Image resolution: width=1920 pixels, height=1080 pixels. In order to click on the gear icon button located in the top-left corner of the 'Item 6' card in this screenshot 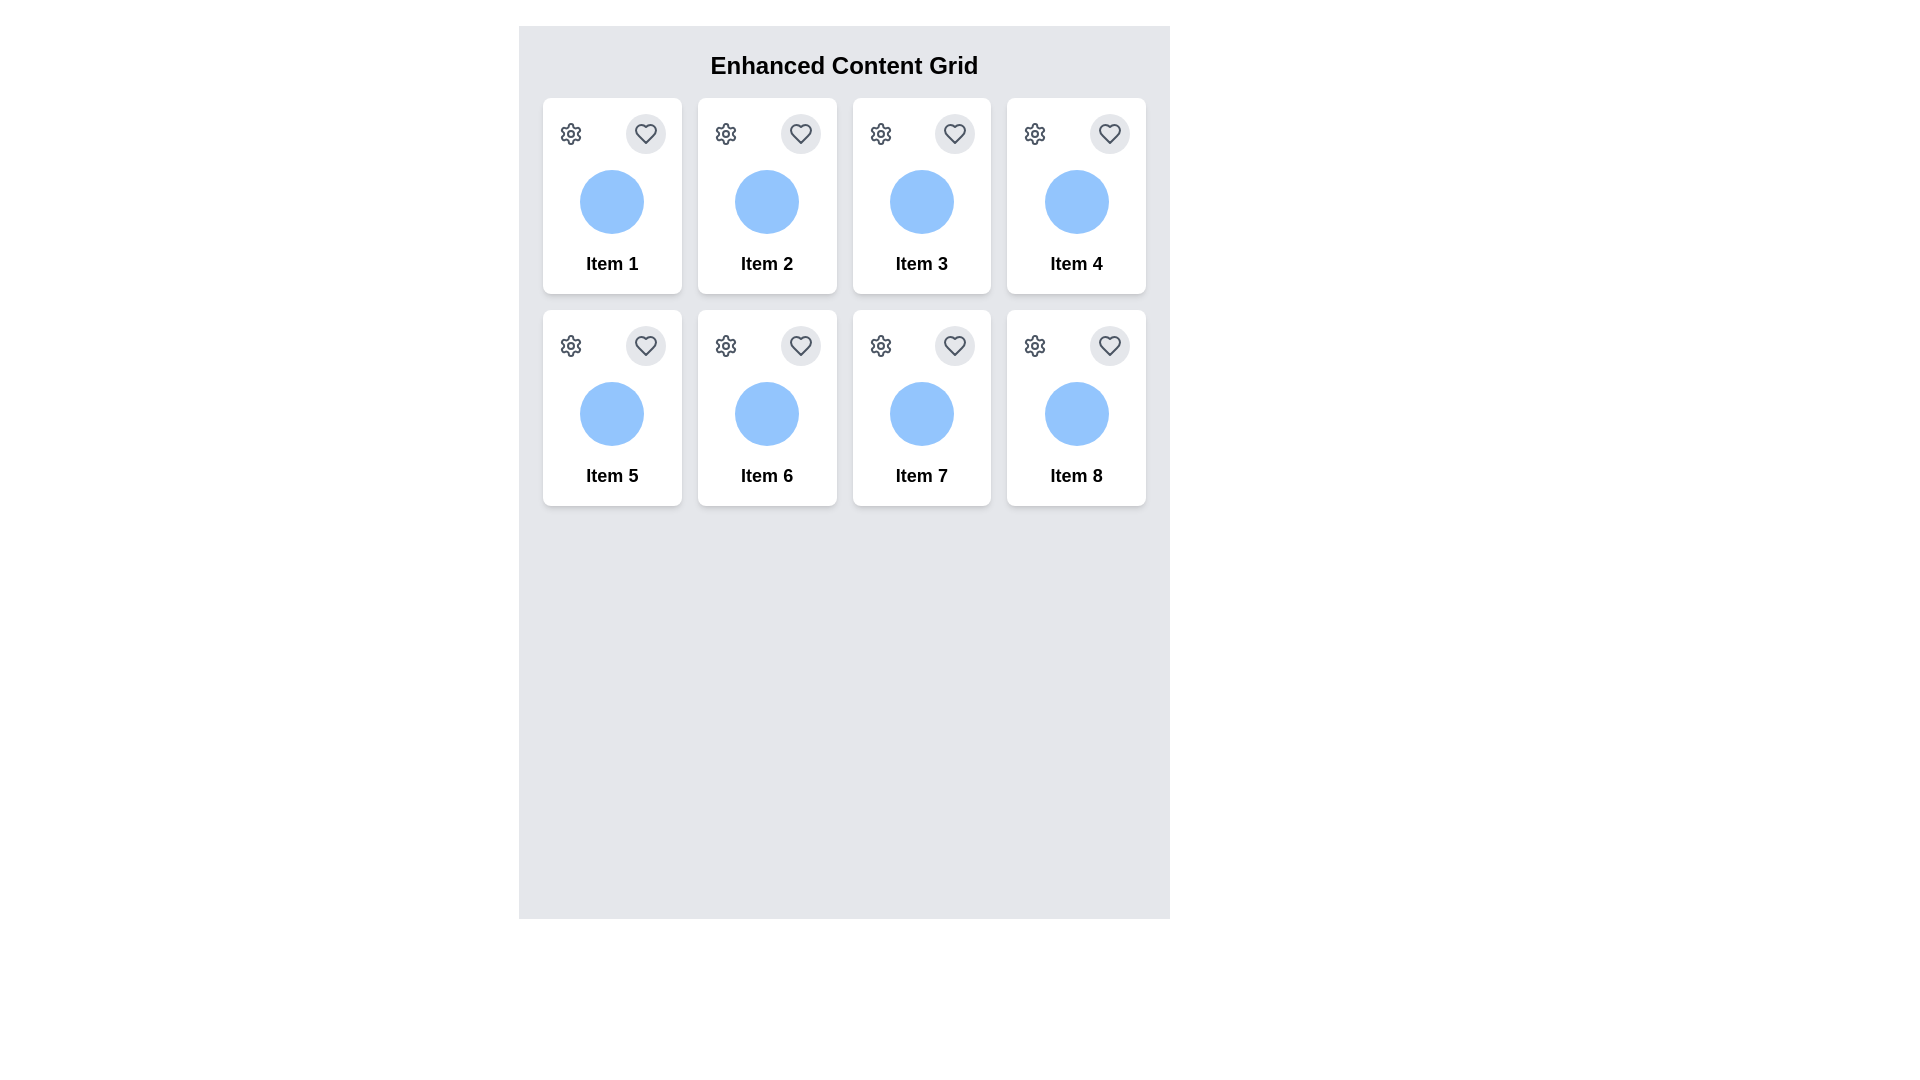, I will do `click(724, 345)`.